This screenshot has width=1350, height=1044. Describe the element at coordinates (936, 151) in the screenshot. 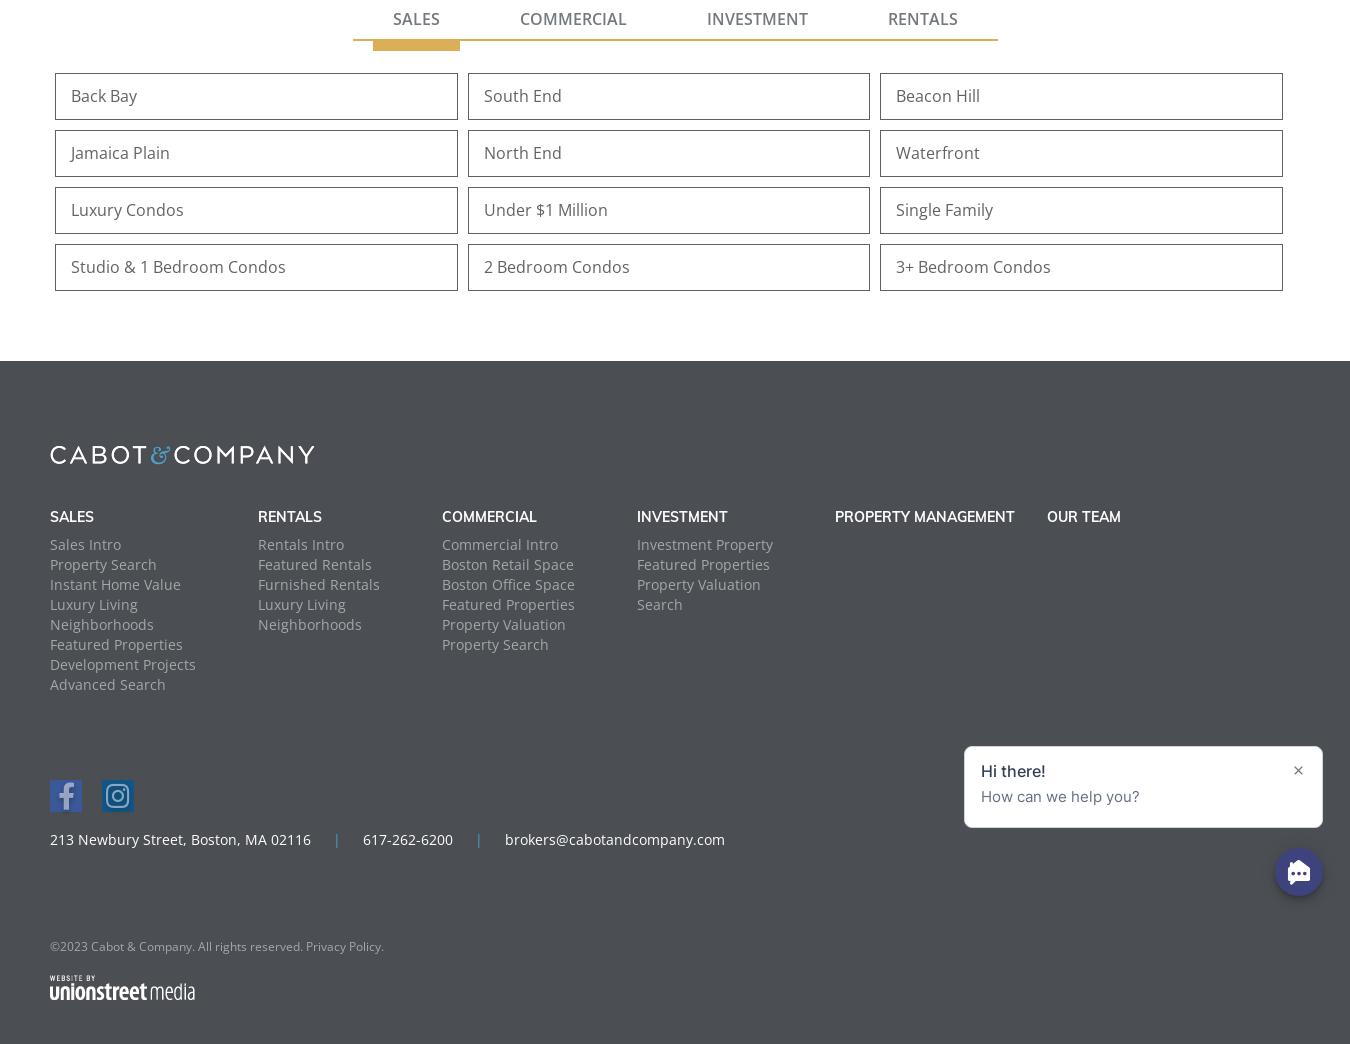

I see `'Waterfront'` at that location.